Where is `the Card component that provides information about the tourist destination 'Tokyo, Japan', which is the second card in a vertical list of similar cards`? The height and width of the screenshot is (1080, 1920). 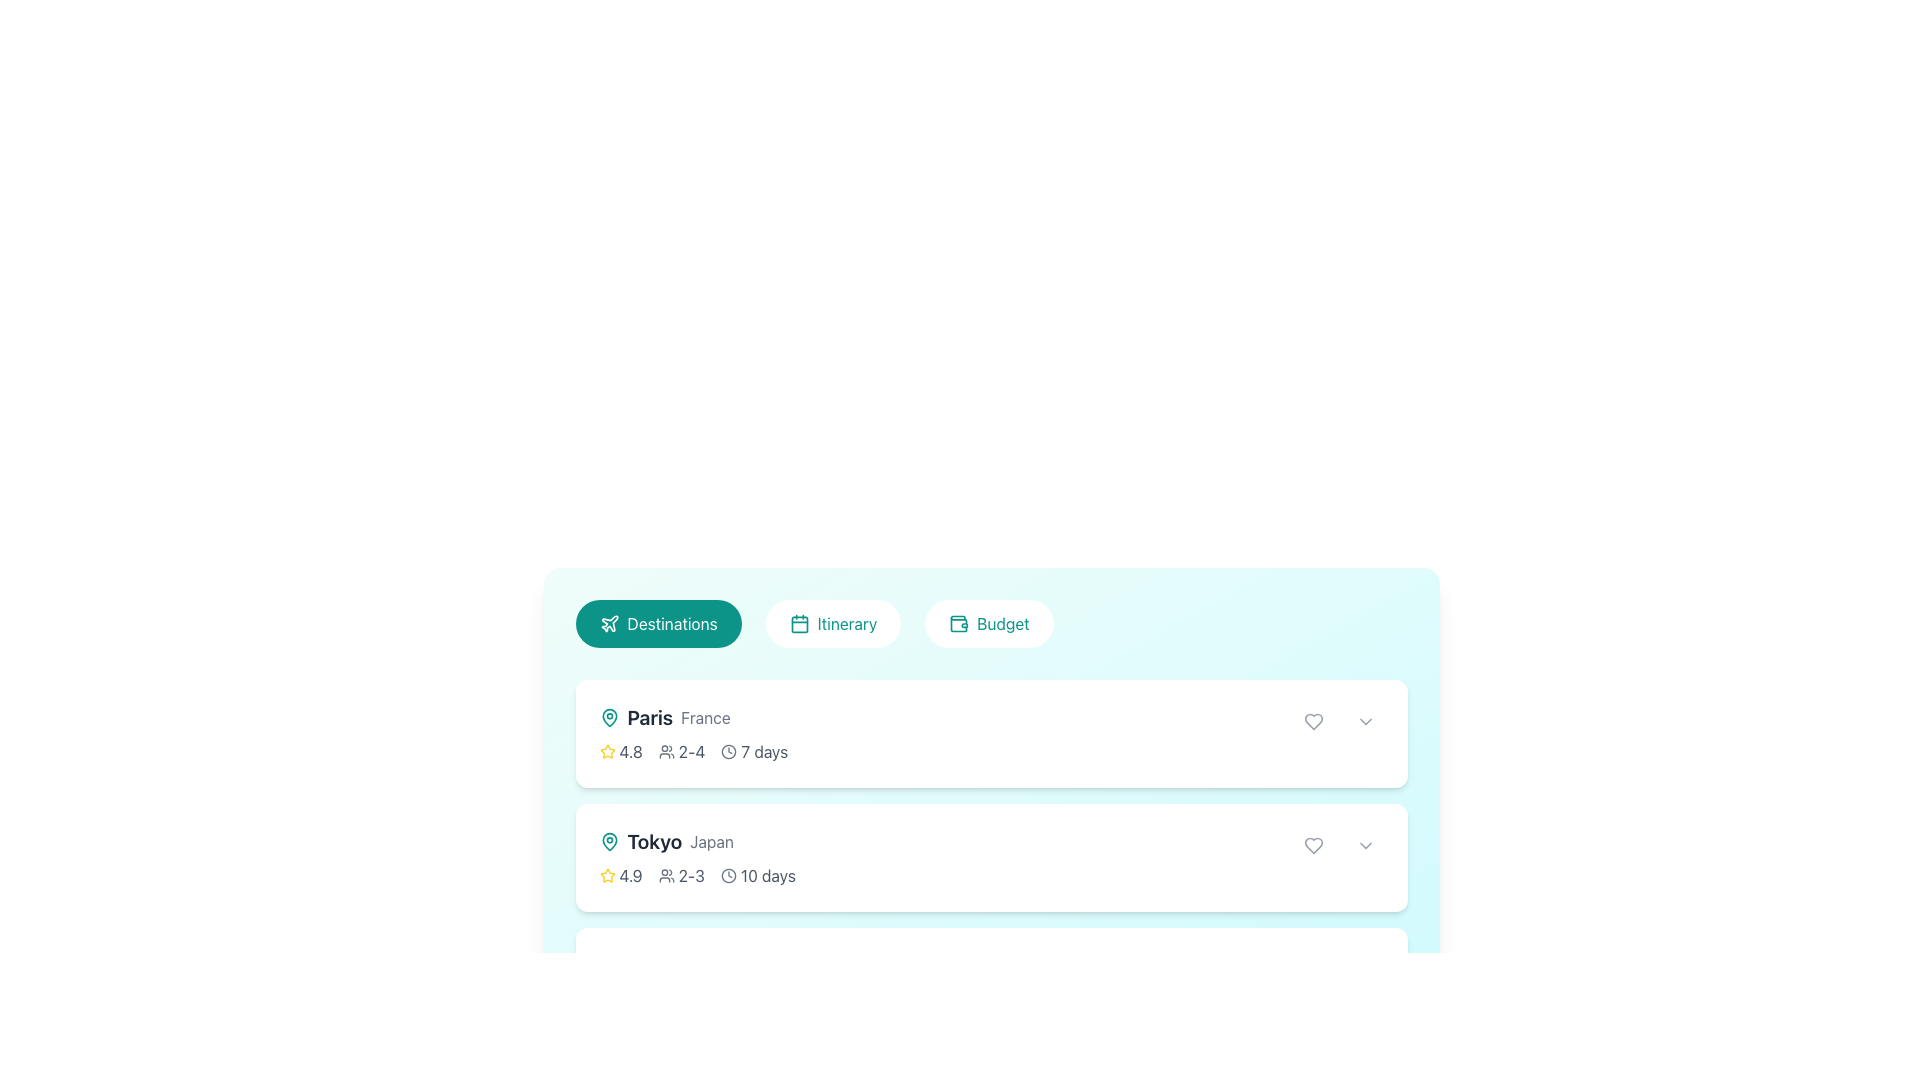
the Card component that provides information about the tourist destination 'Tokyo, Japan', which is the second card in a vertical list of similar cards is located at coordinates (991, 856).